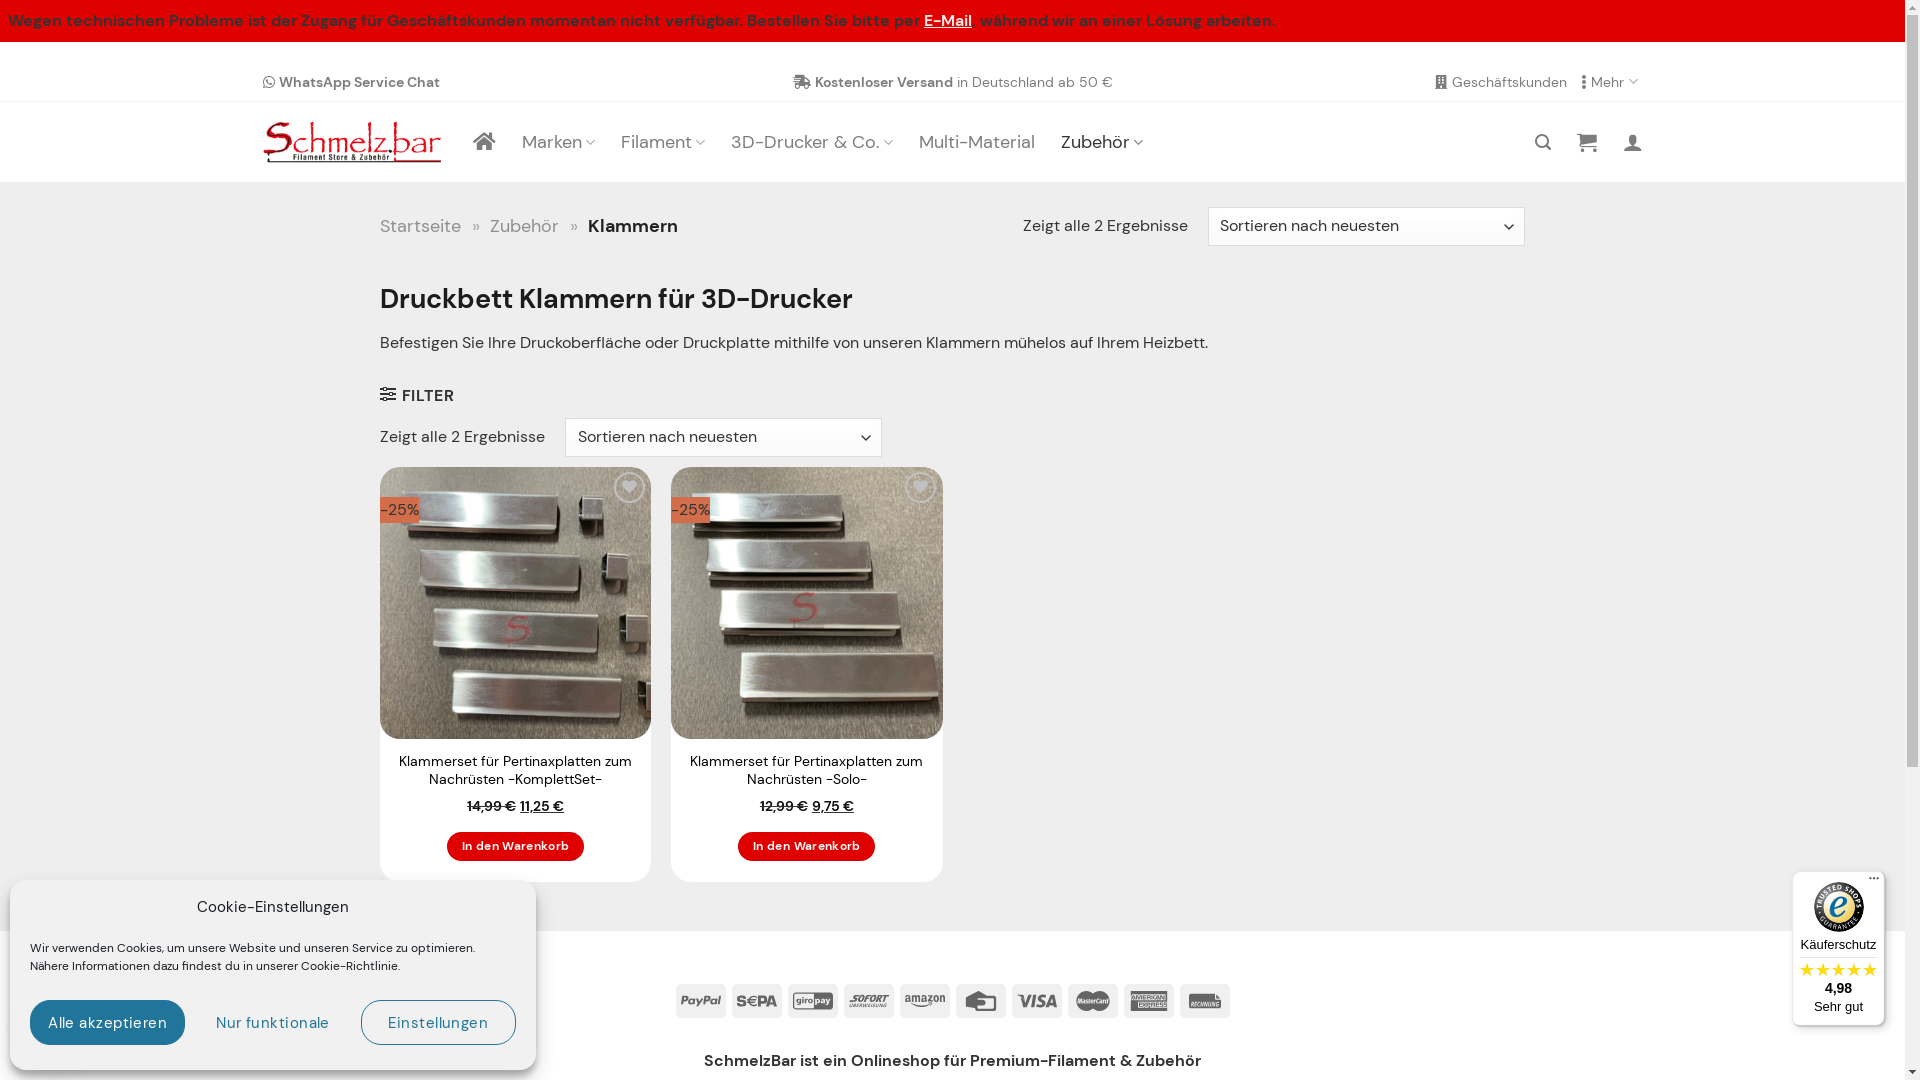 The height and width of the screenshot is (1080, 1920). I want to click on 'Nur funktionale', so click(195, 1022).